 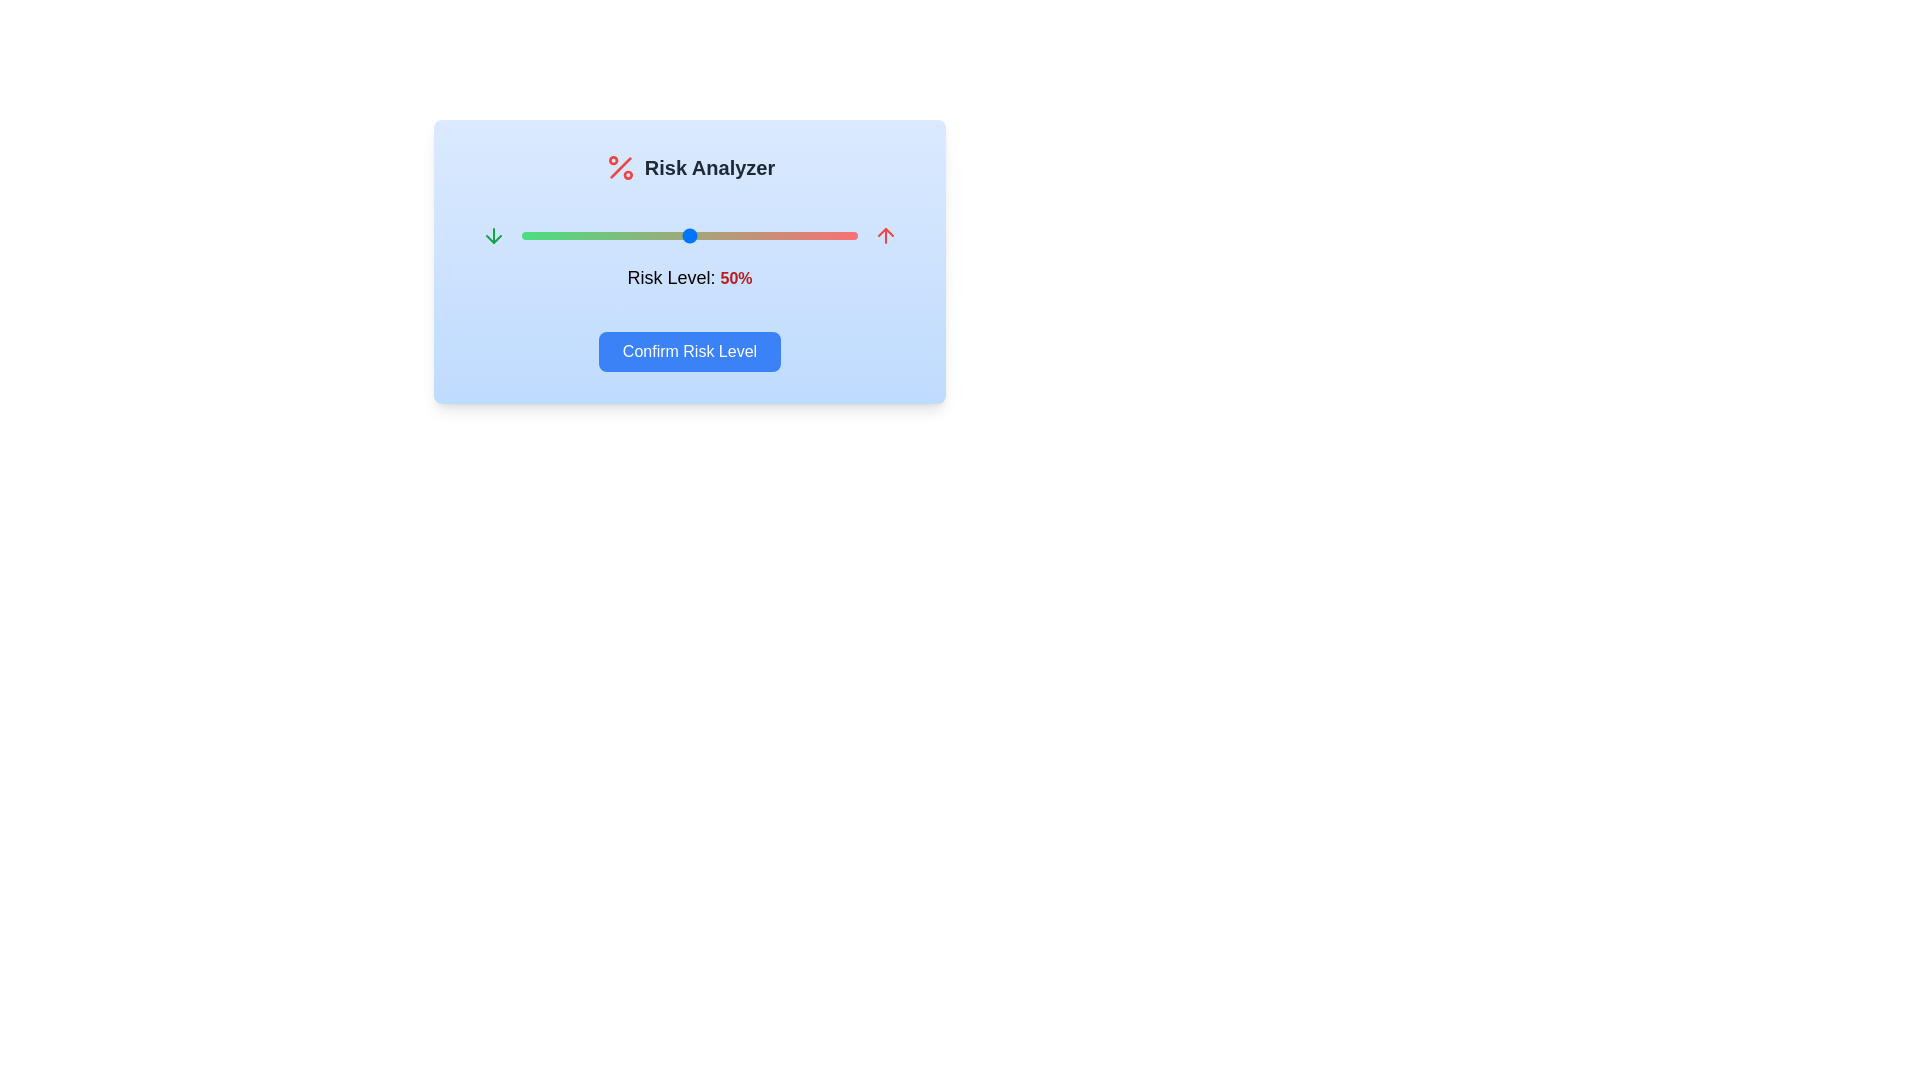 I want to click on the risk level slider to 21%, so click(x=591, y=234).